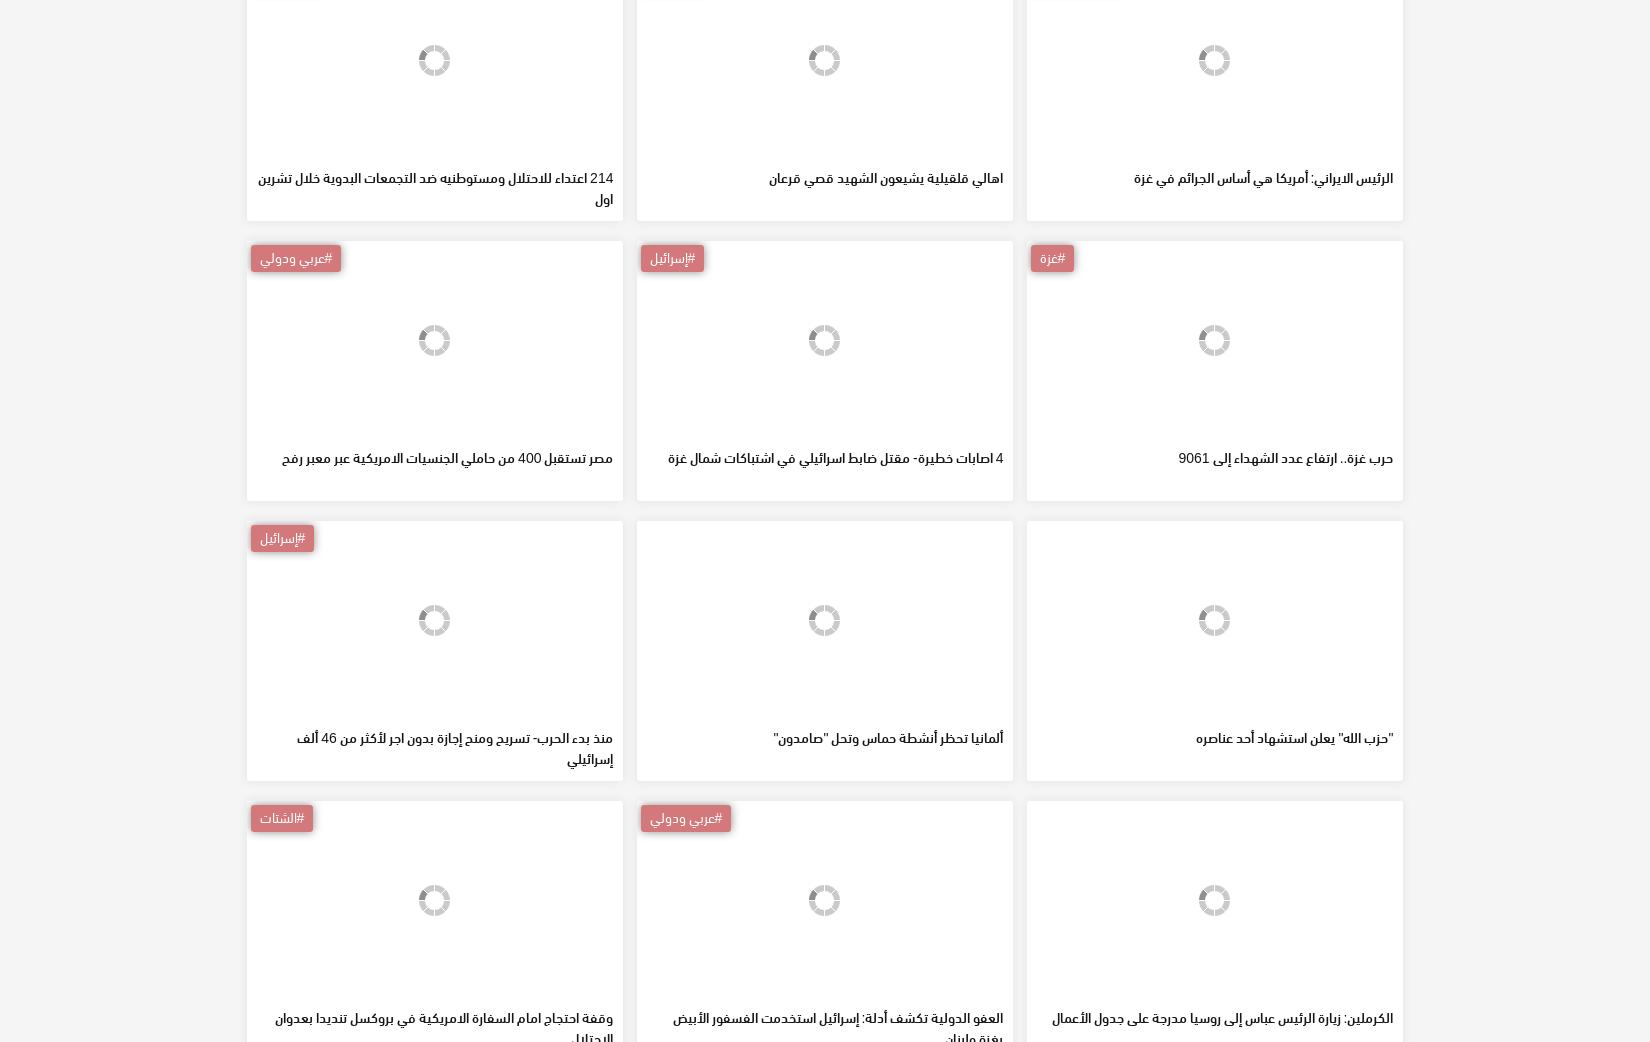 The width and height of the screenshot is (1650, 1042). Describe the element at coordinates (434, 331) in the screenshot. I see `'214 اعتداء للاحتلال ومستوطنيه ضد التجمعات البدوية خلال تشرين اول'` at that location.